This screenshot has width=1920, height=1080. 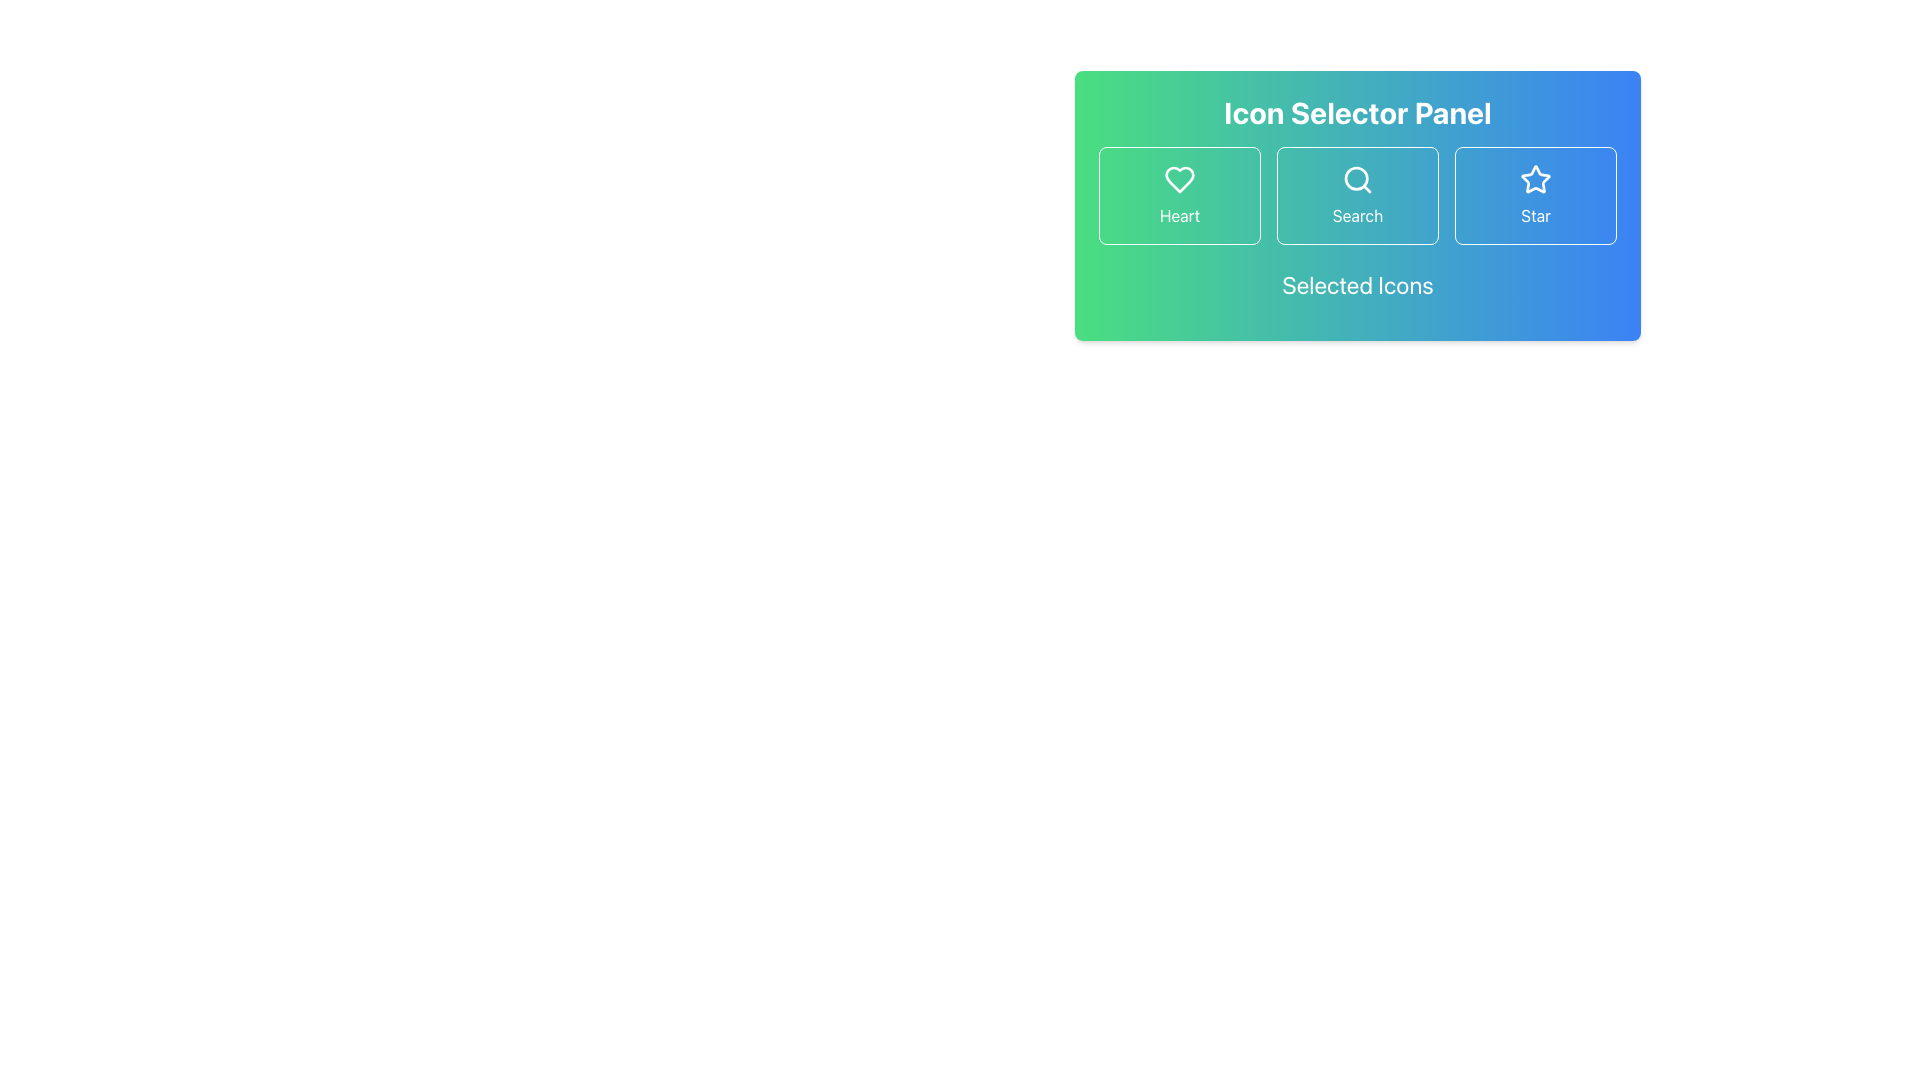 What do you see at coordinates (1180, 180) in the screenshot?
I see `the heart icon` at bounding box center [1180, 180].